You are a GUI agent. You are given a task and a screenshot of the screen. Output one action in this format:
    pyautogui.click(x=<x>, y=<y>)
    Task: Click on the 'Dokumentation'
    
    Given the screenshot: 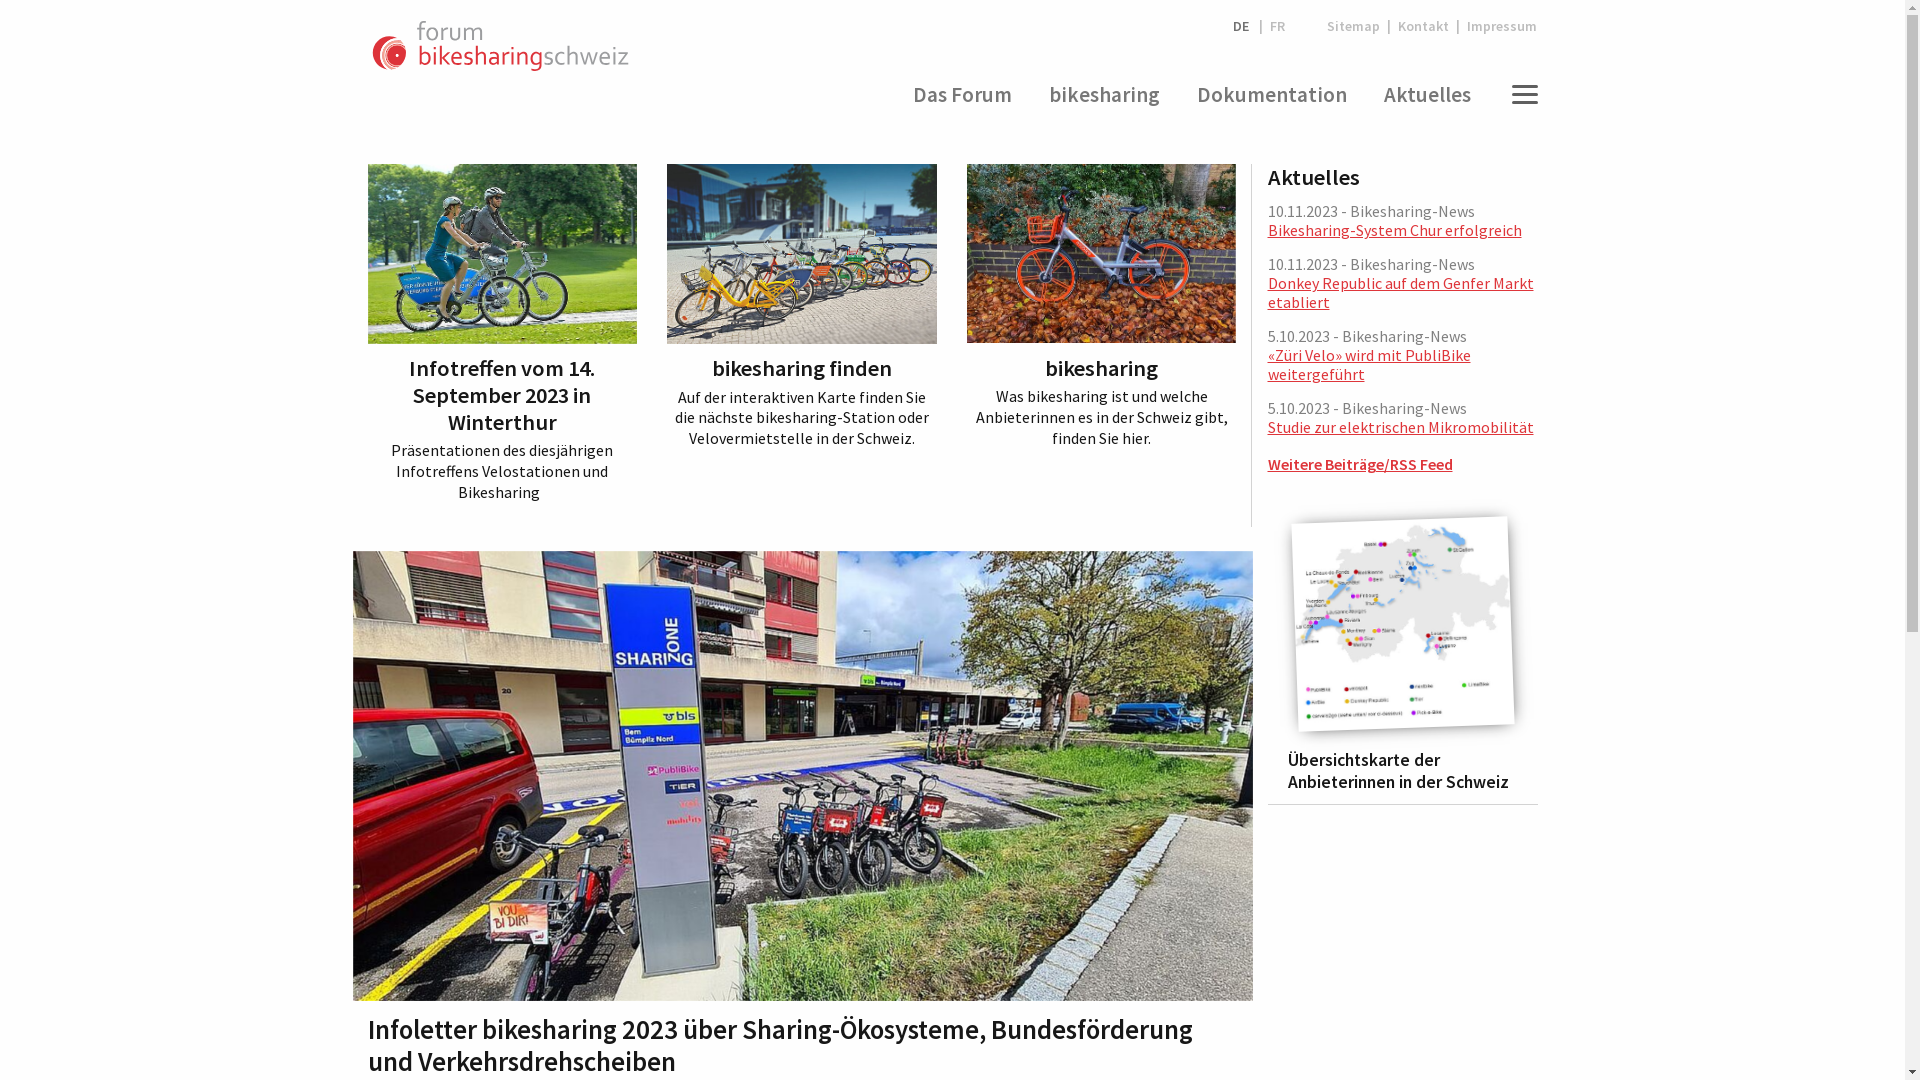 What is the action you would take?
    pyautogui.click(x=1270, y=95)
    